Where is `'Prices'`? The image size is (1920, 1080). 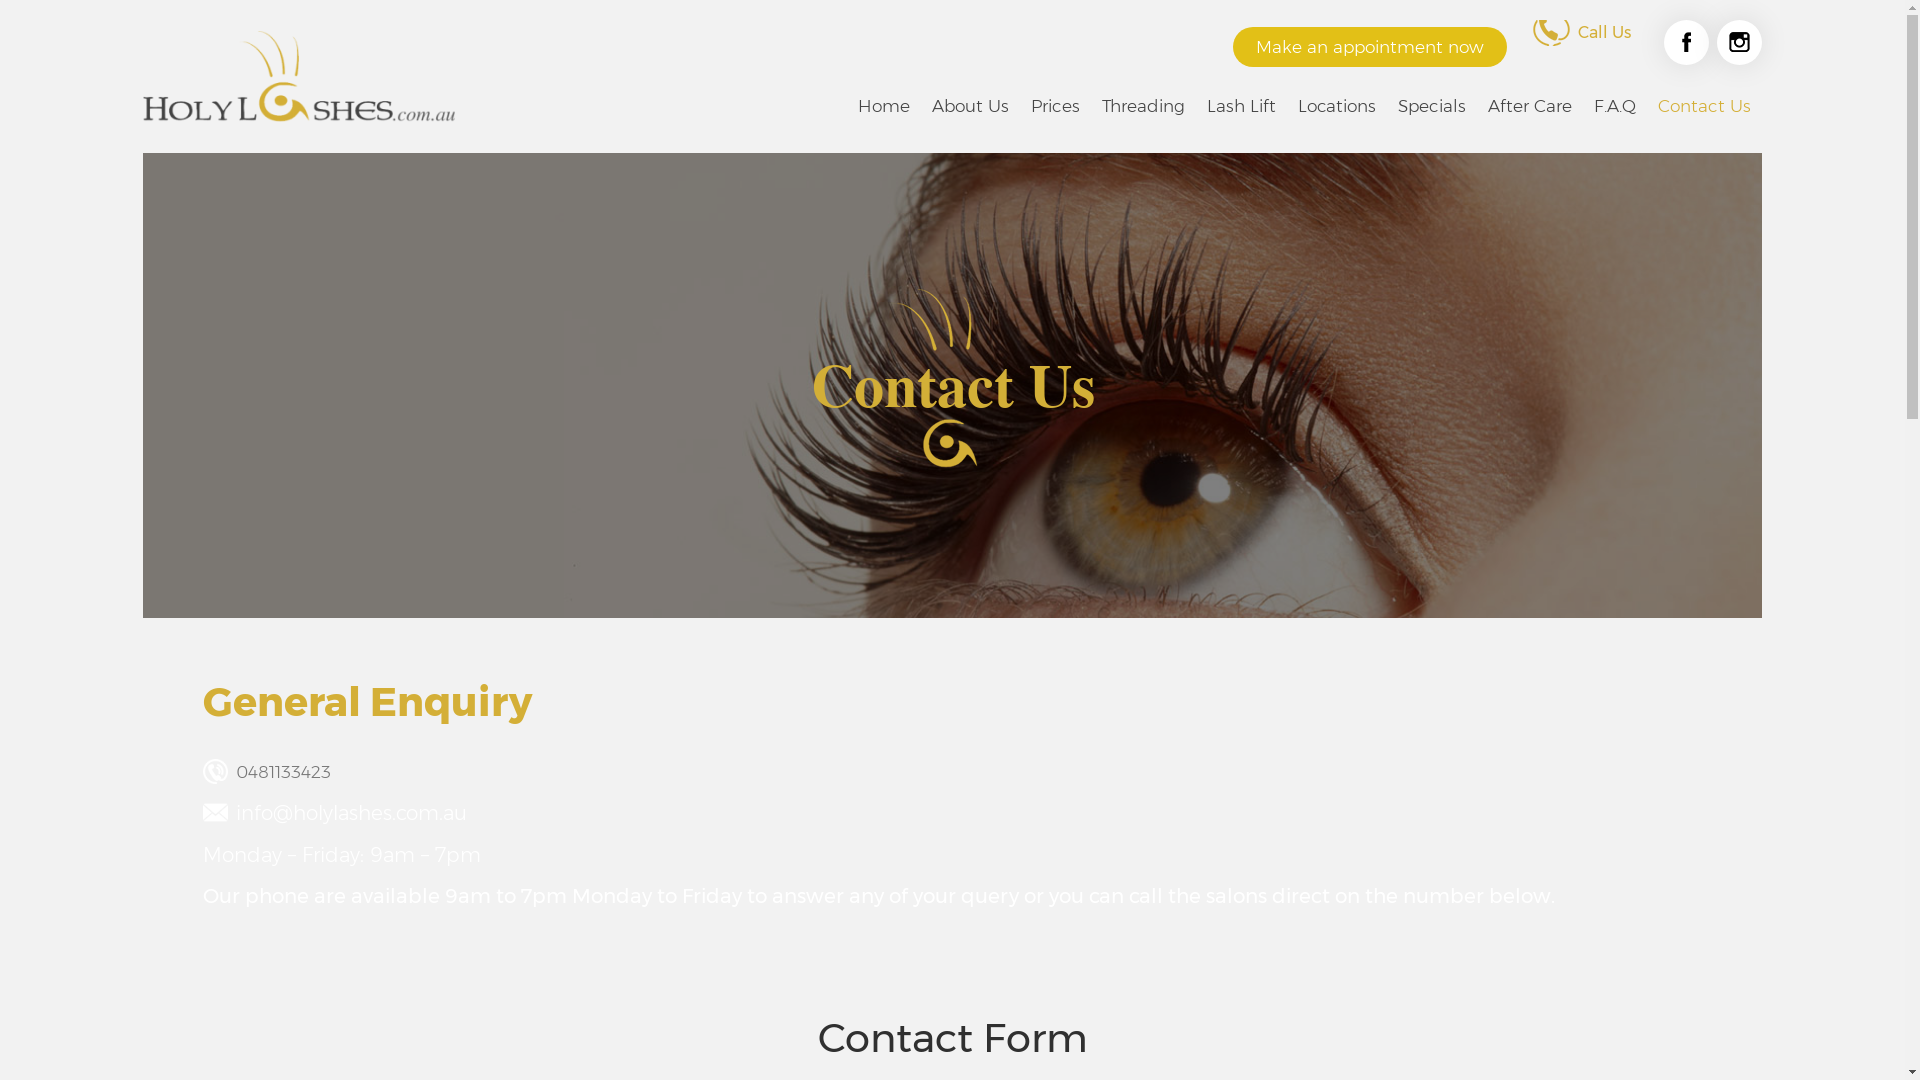
'Prices' is located at coordinates (1054, 105).